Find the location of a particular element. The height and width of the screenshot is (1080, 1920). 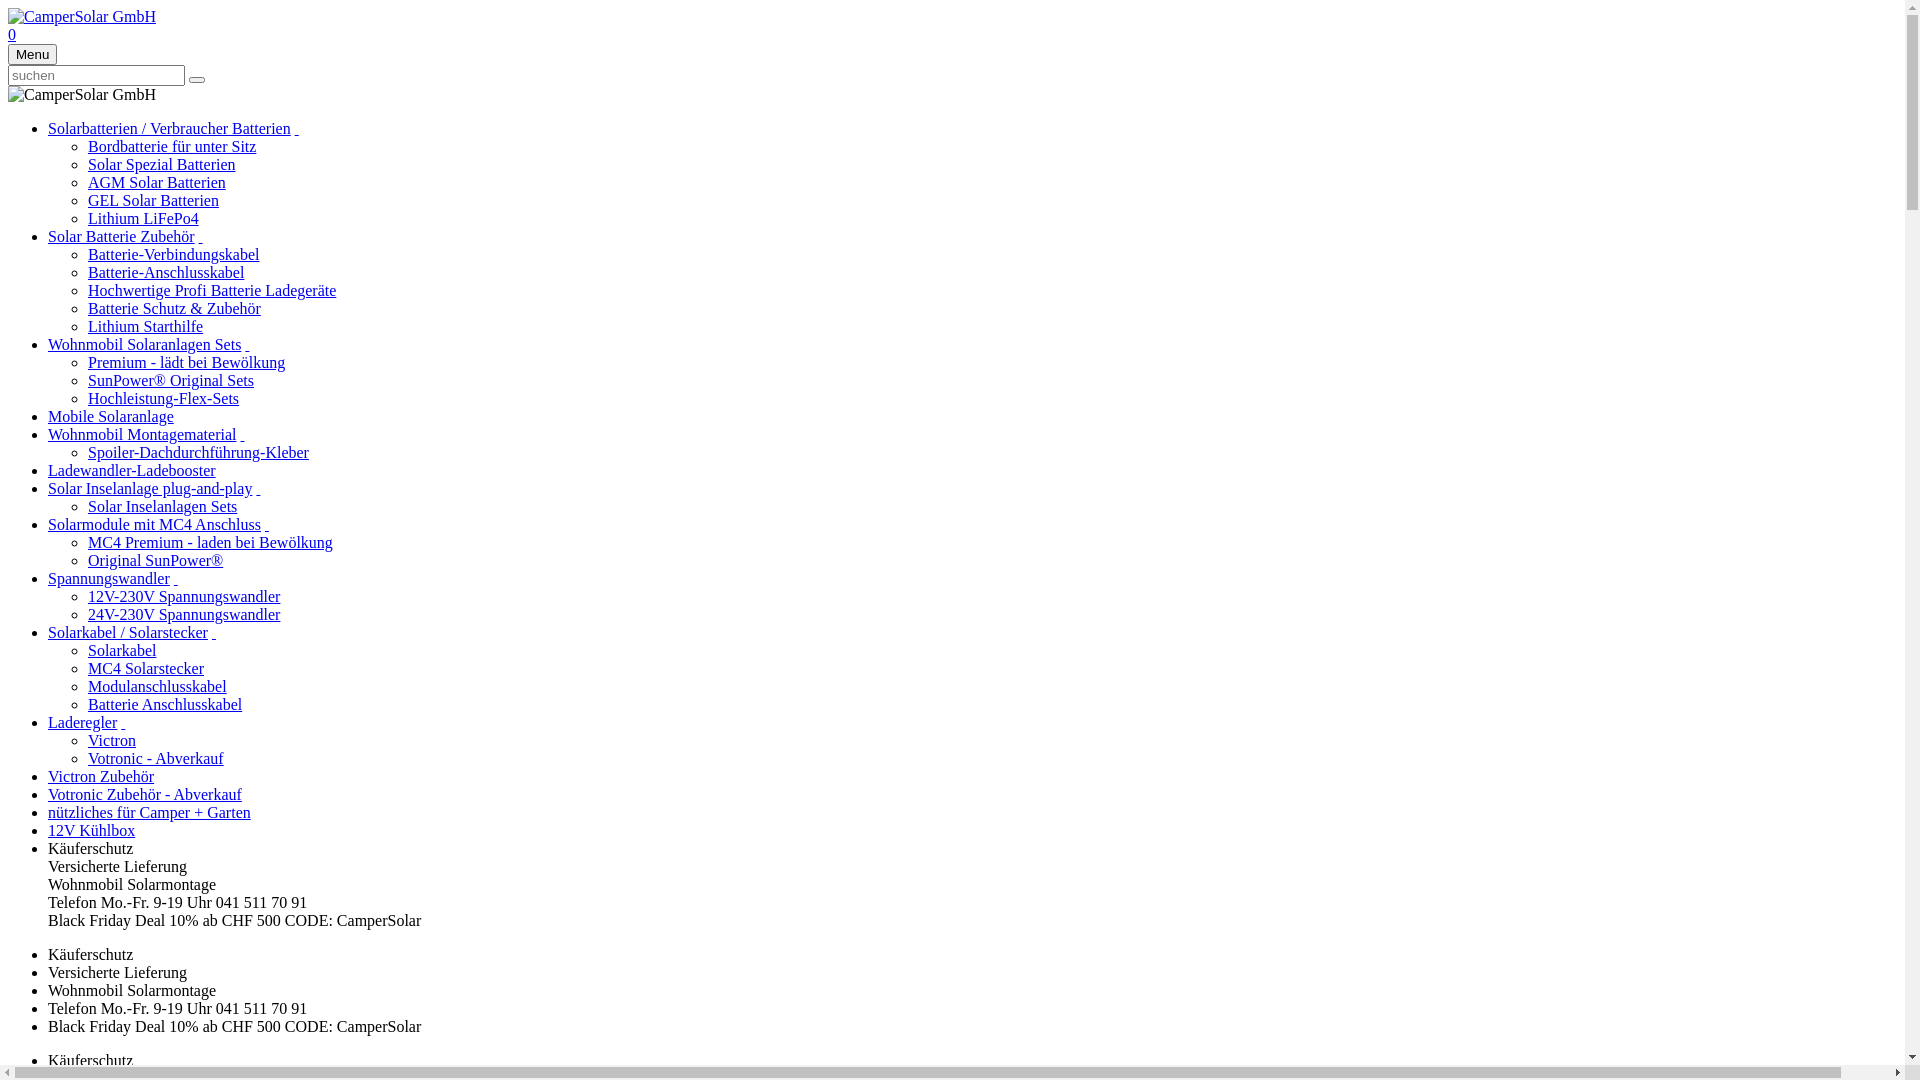

'Batterie-Anschlusskabel' is located at coordinates (166, 272).